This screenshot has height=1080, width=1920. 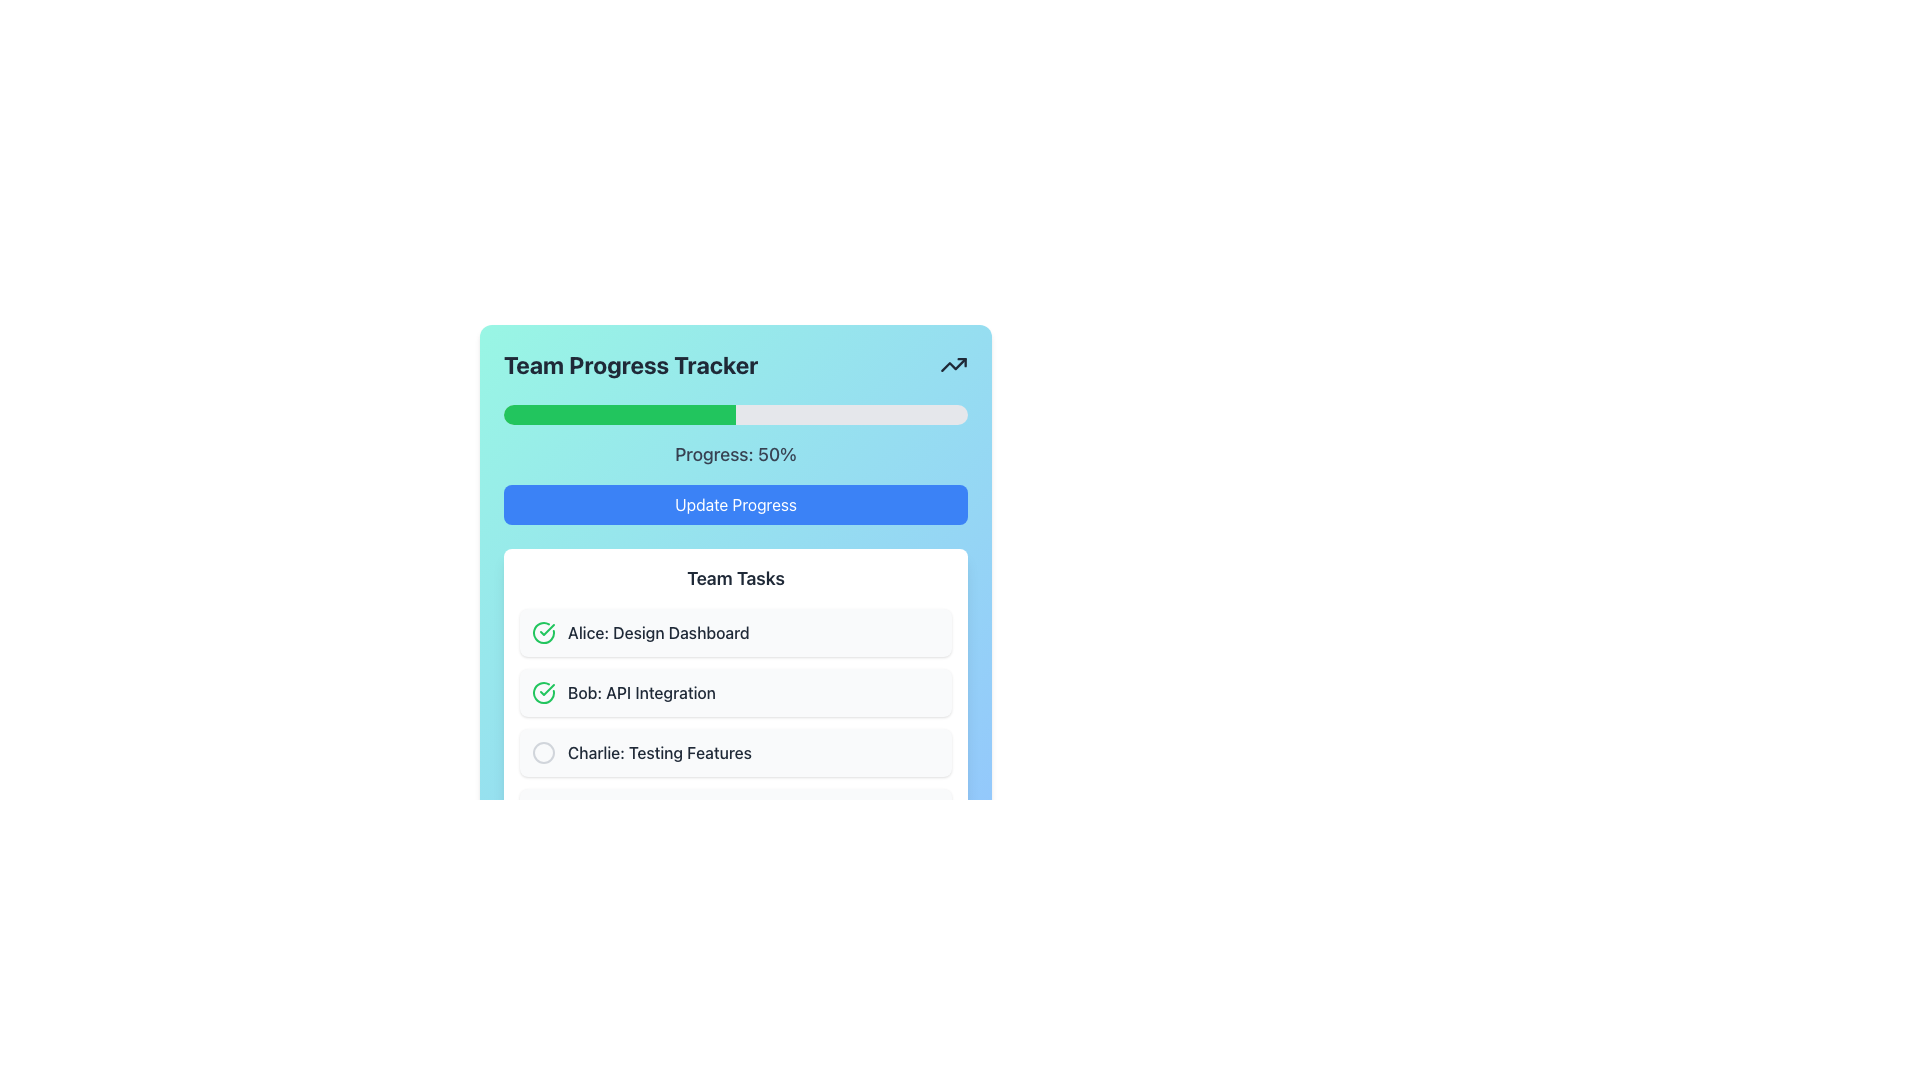 I want to click on the text heading labeled 'Team Progress Tracker', which is styled in a large, bold gray font and located at the top-left position of the application interface, so click(x=630, y=365).